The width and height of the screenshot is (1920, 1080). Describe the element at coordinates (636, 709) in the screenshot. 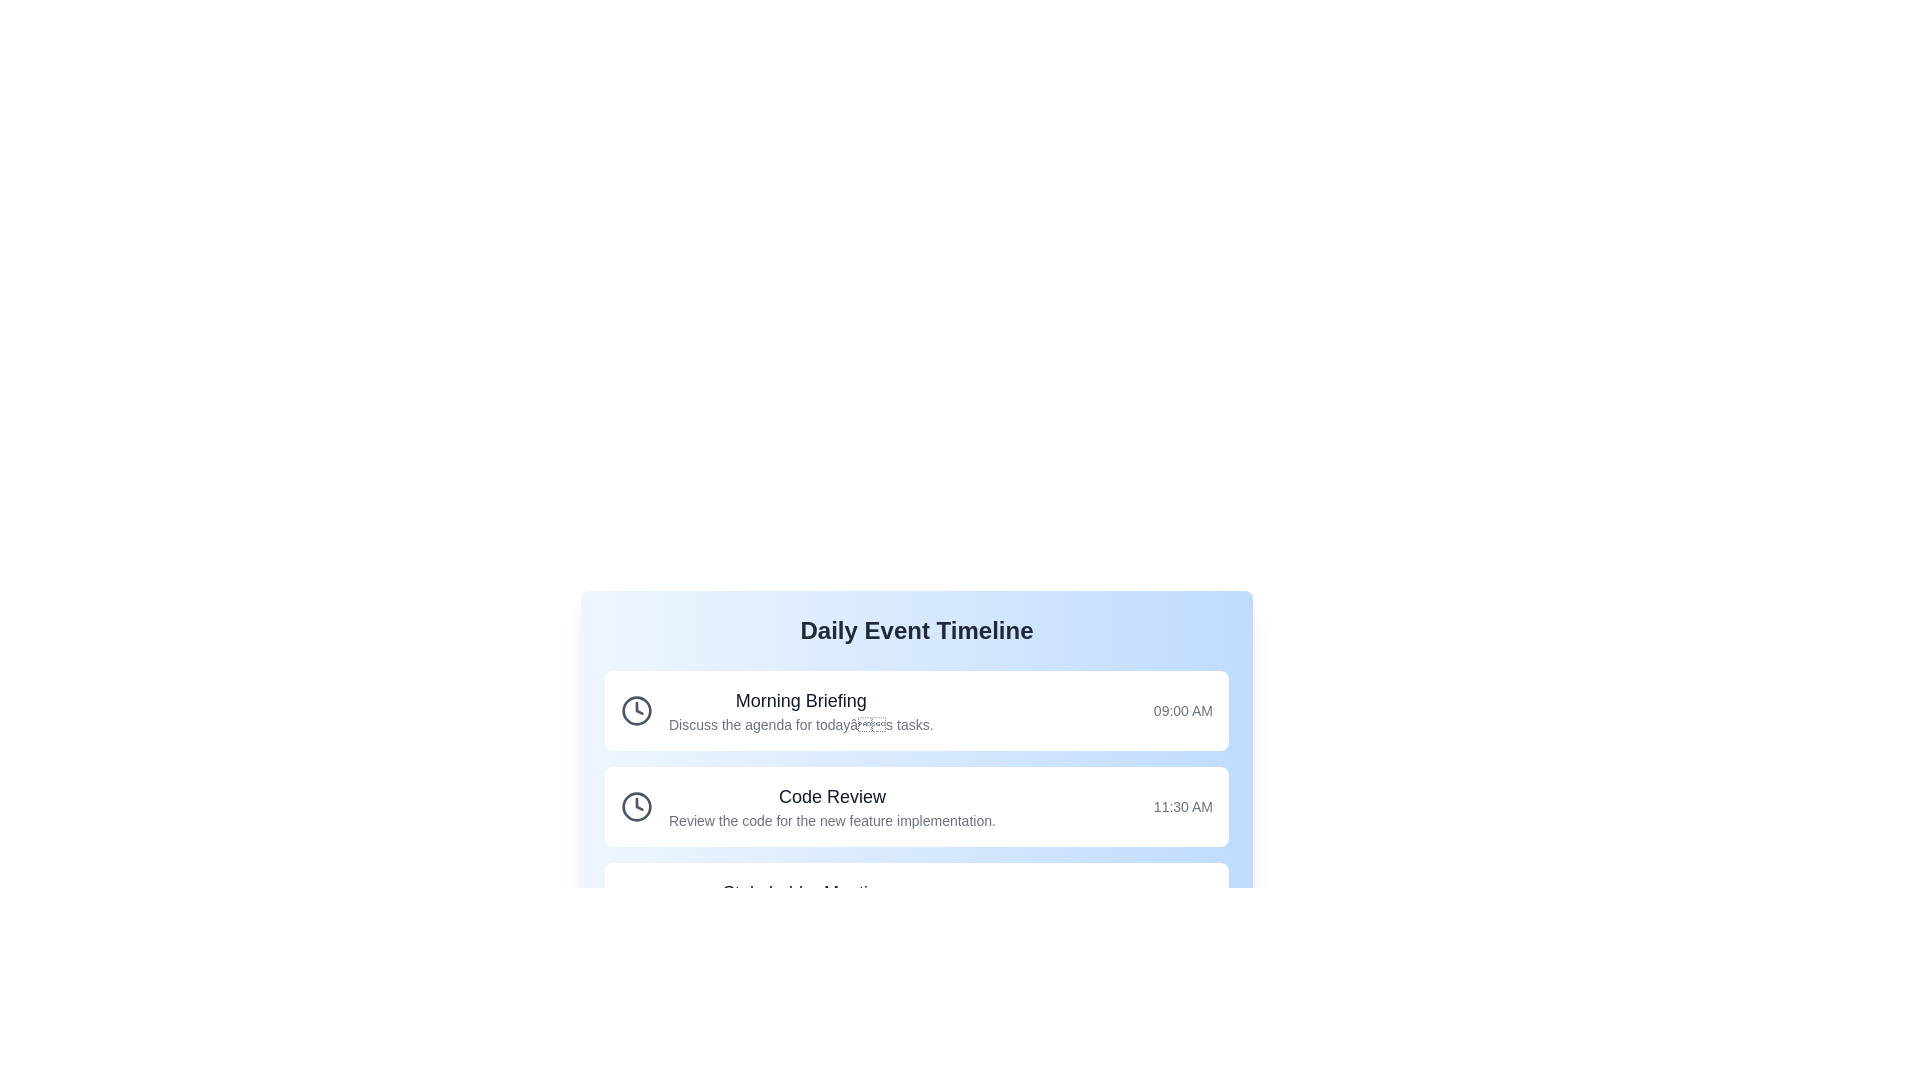

I see `the icon associated with the event titled Morning Briefing` at that location.